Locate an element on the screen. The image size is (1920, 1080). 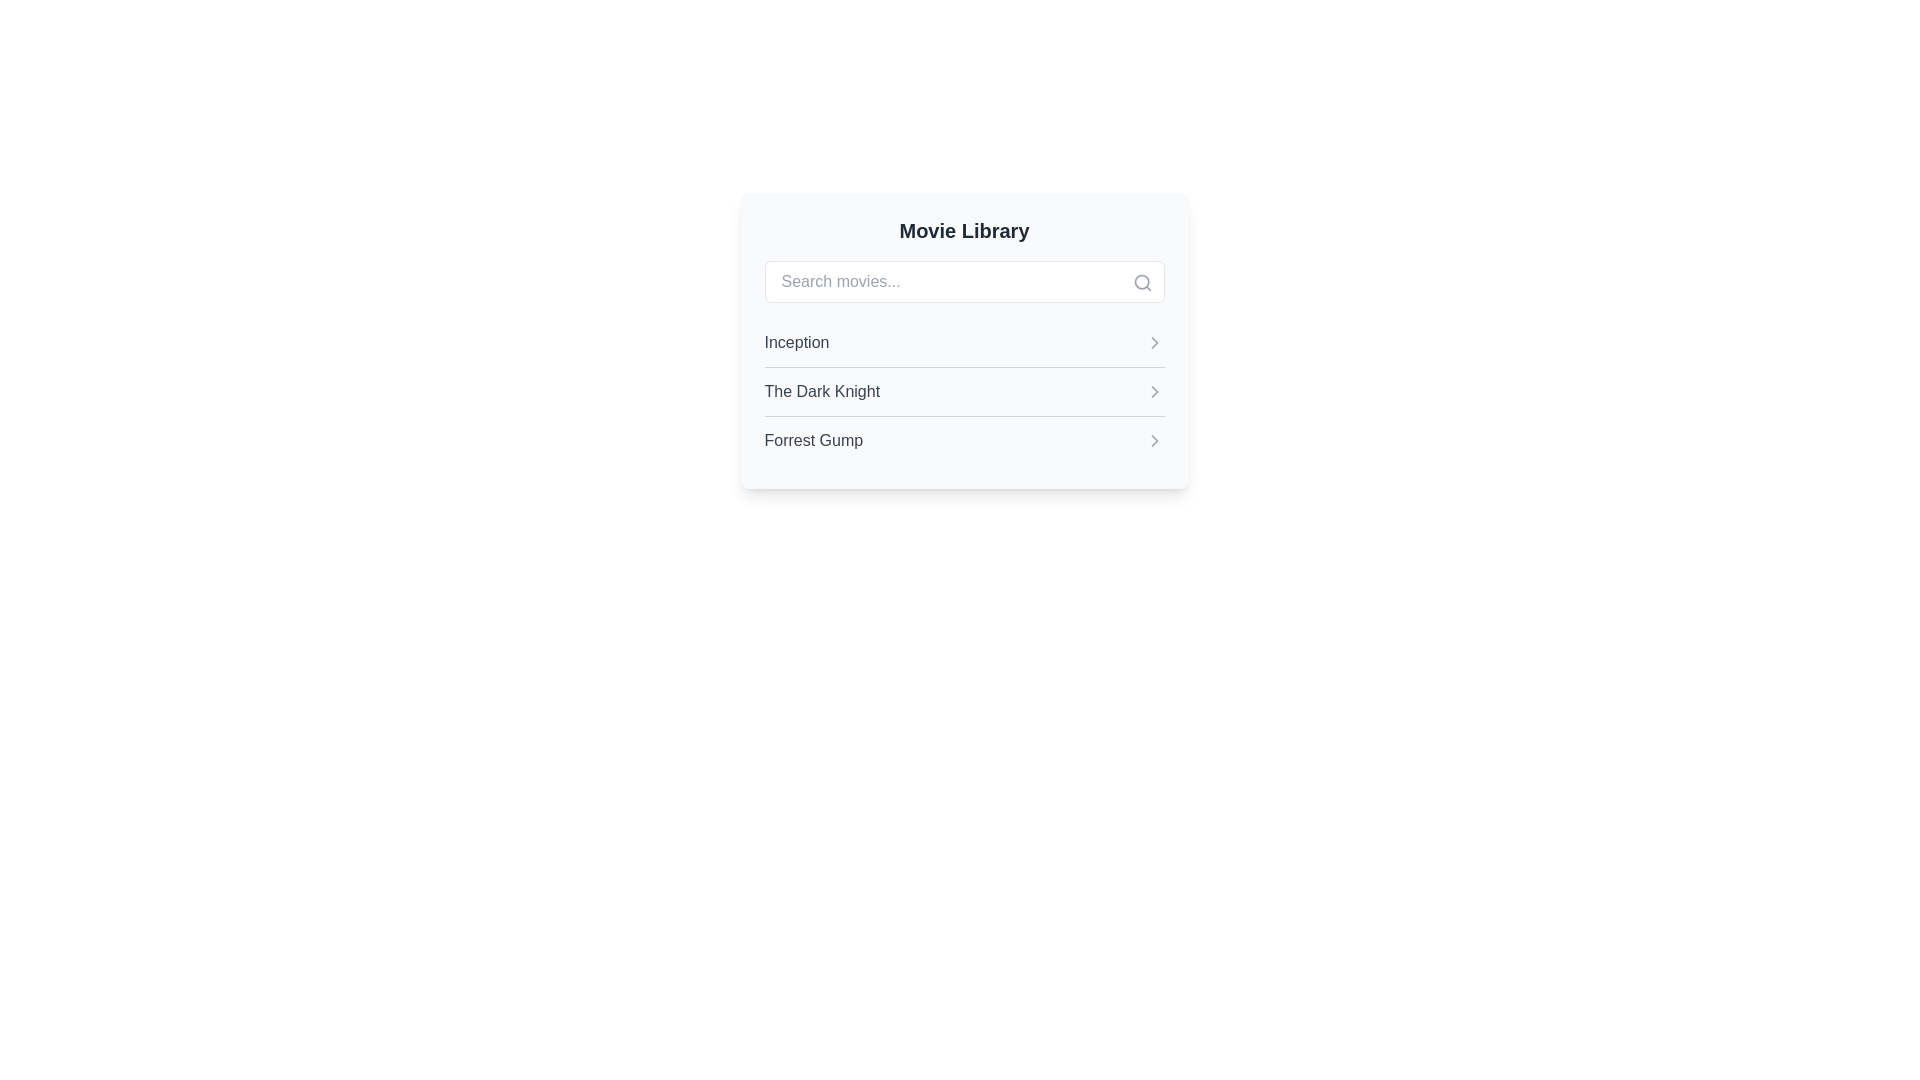
the stylized gray search icon resembling a magnifying glass located at the top-right corner of the search bar is located at coordinates (1142, 282).